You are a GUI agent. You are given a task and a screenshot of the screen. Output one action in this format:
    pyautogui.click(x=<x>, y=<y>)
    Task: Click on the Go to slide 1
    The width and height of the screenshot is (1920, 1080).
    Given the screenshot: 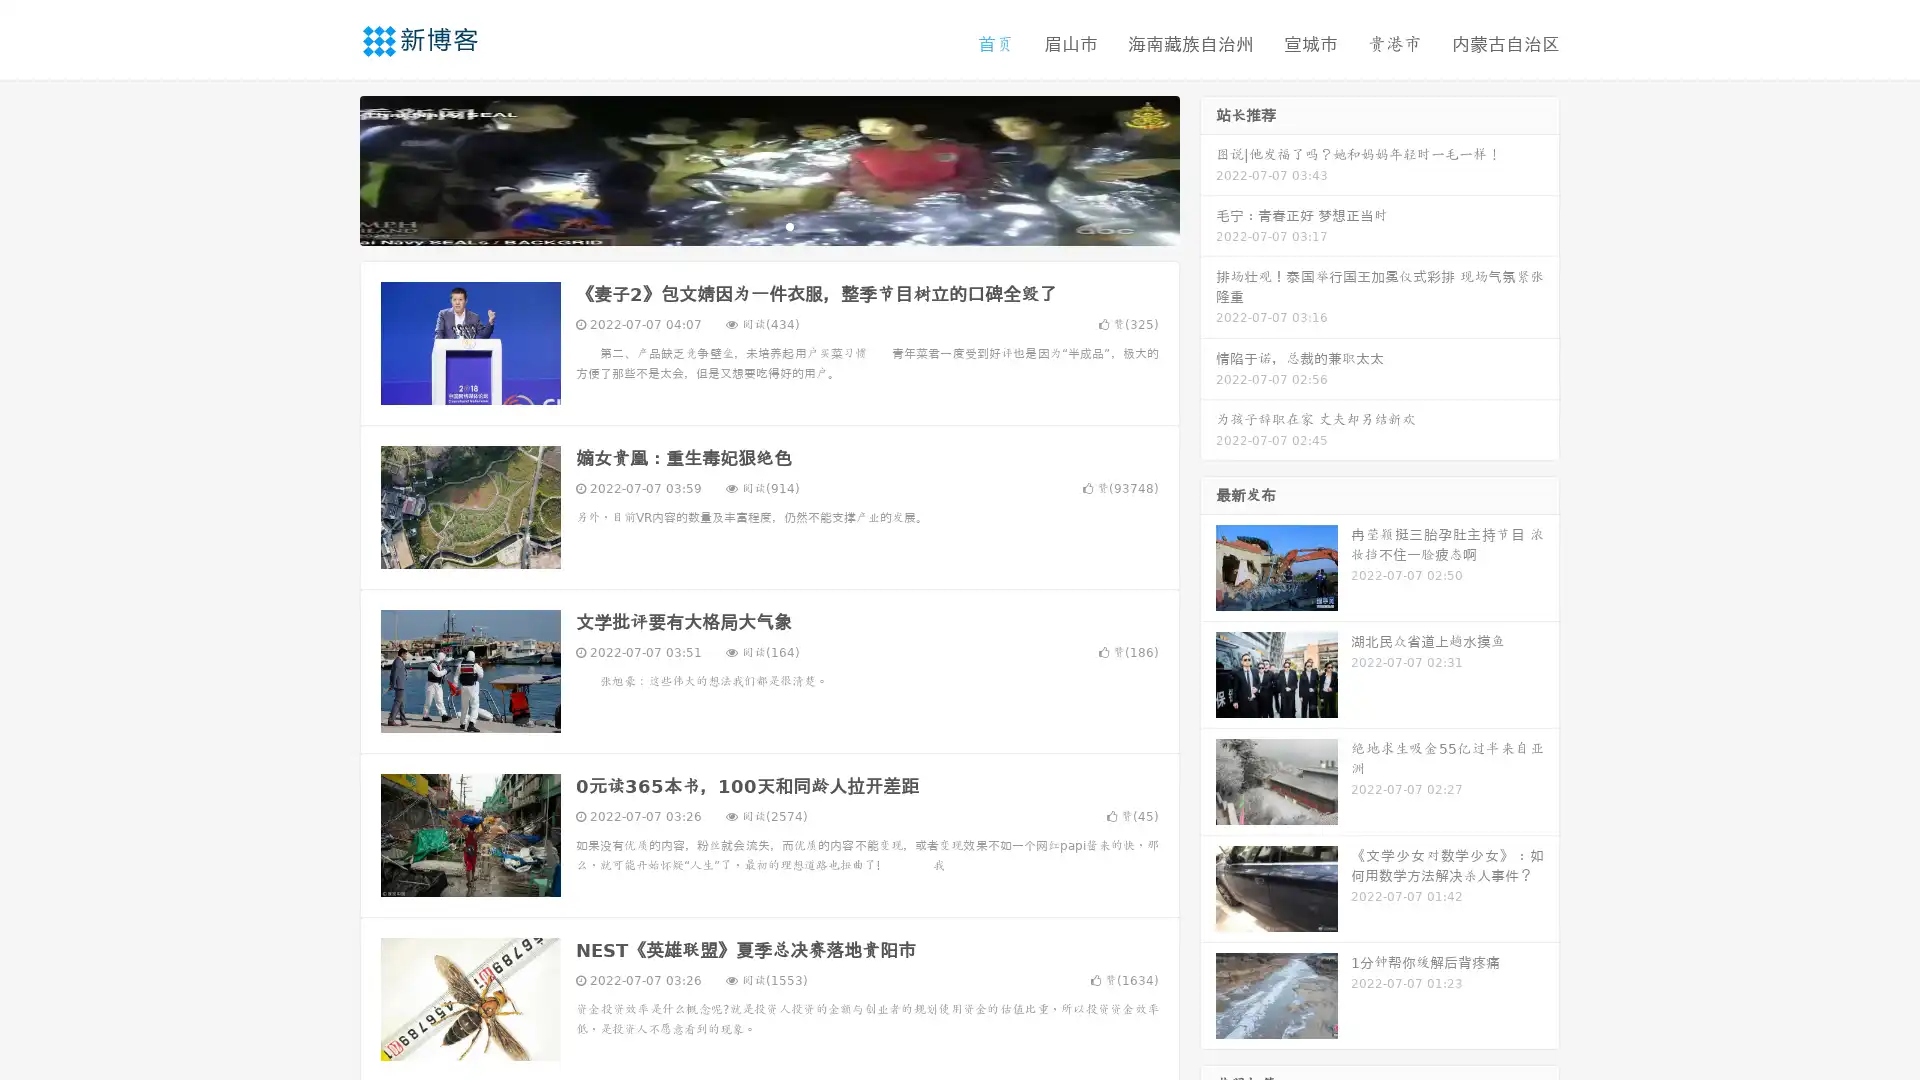 What is the action you would take?
    pyautogui.click(x=748, y=225)
    